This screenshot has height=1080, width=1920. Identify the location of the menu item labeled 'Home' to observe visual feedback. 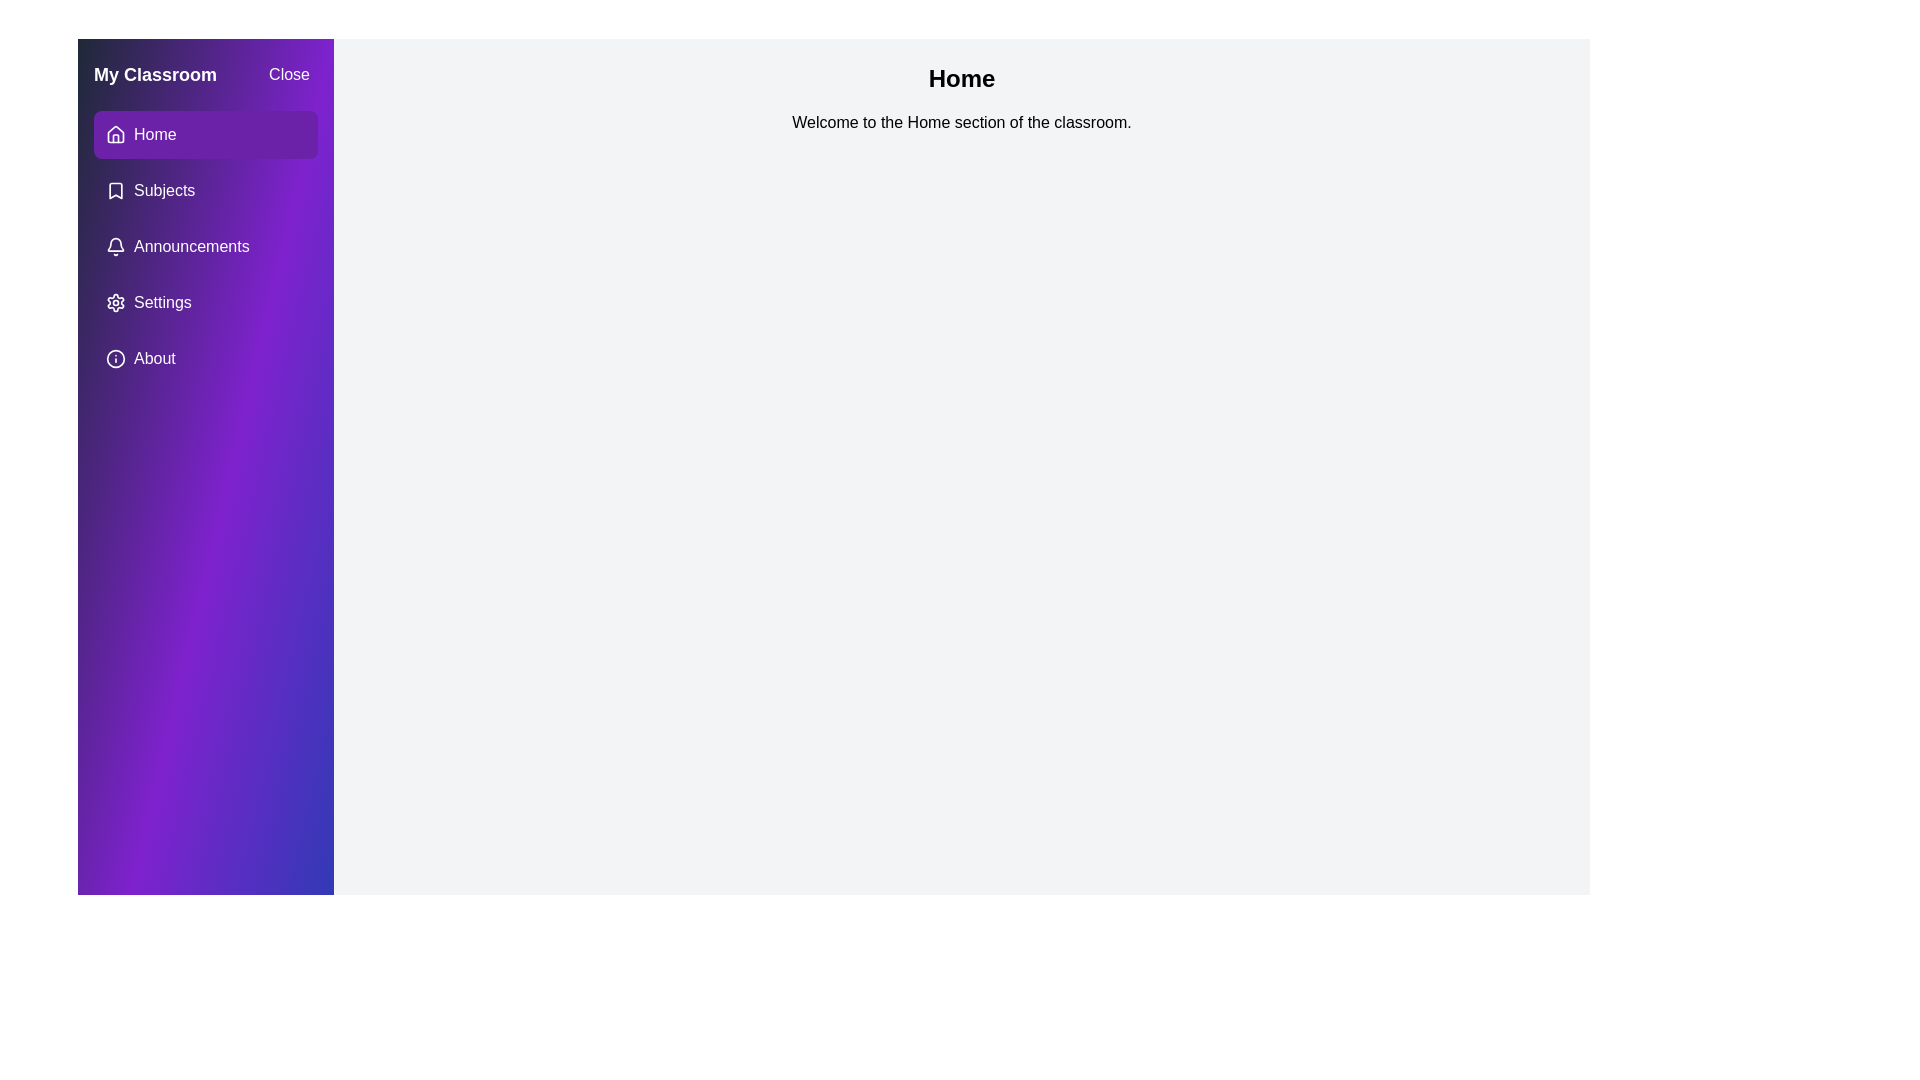
(206, 135).